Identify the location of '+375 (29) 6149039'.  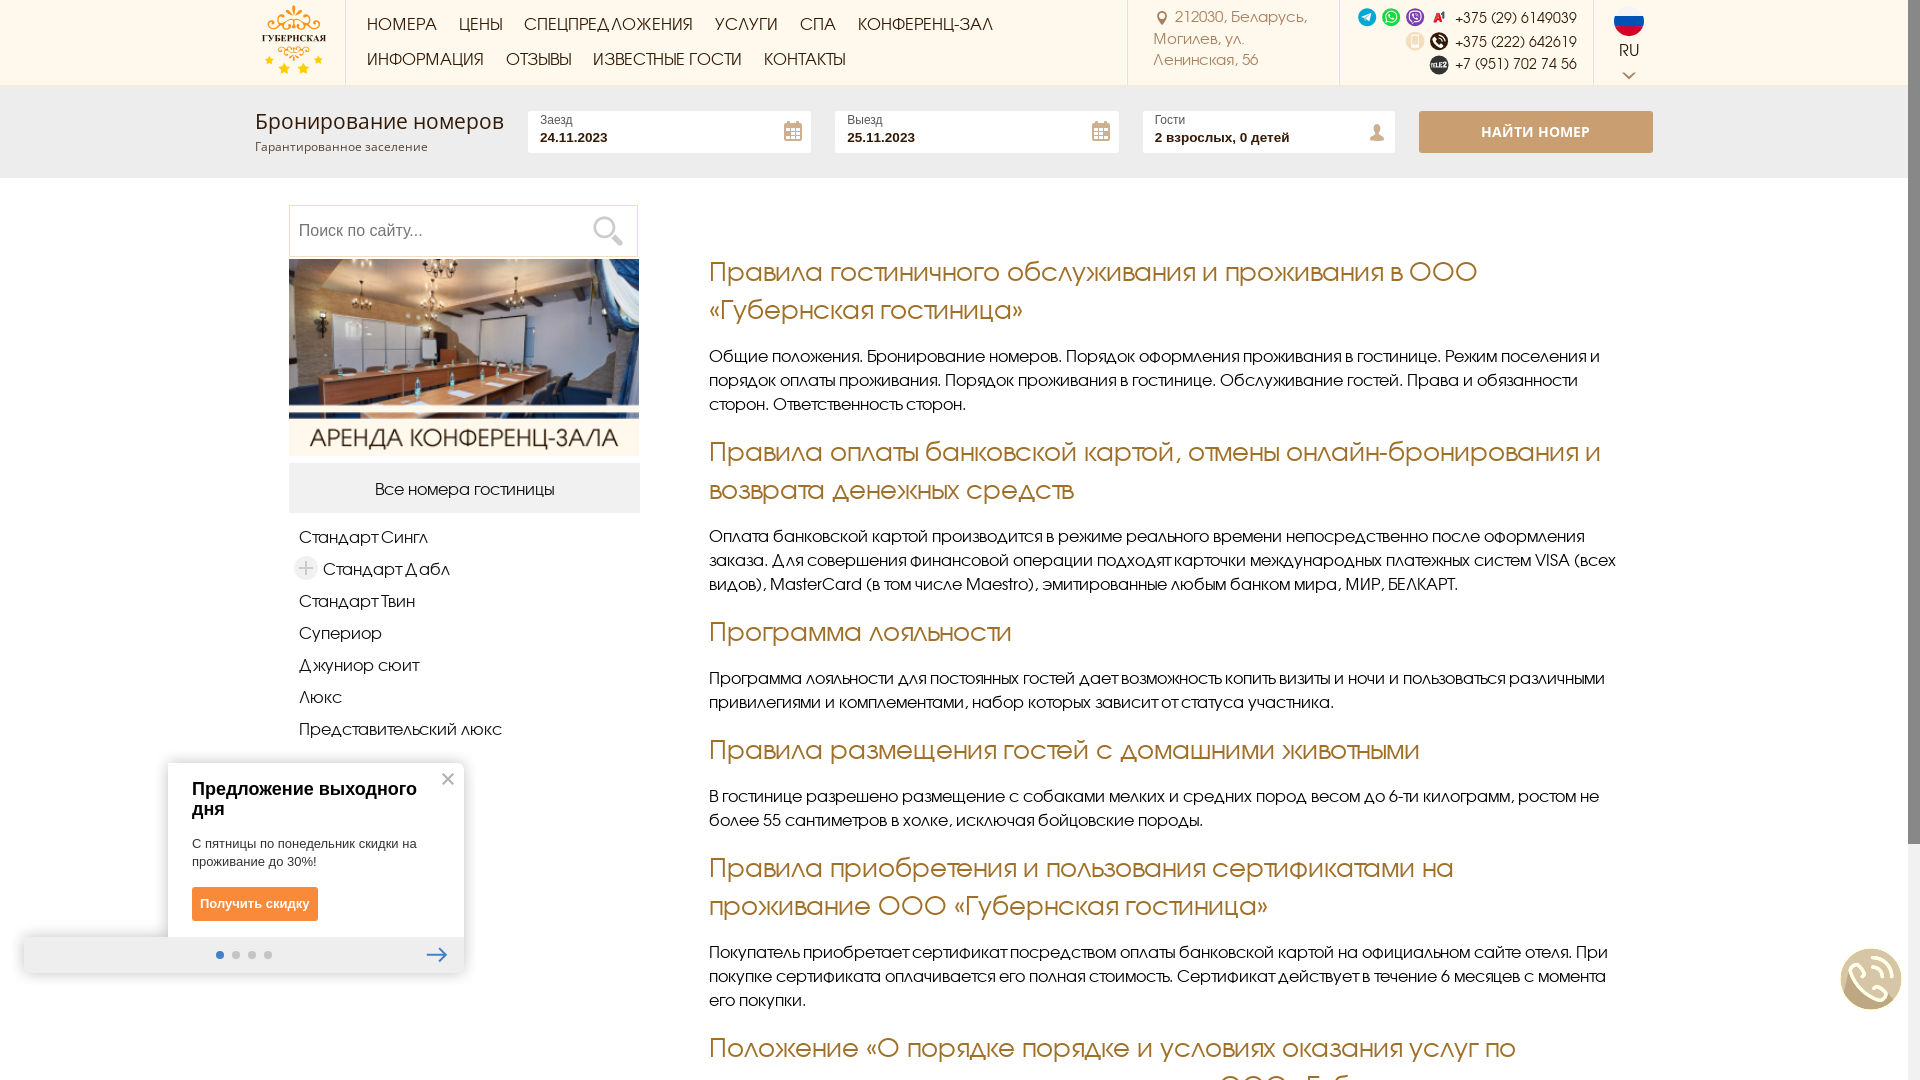
(1465, 16).